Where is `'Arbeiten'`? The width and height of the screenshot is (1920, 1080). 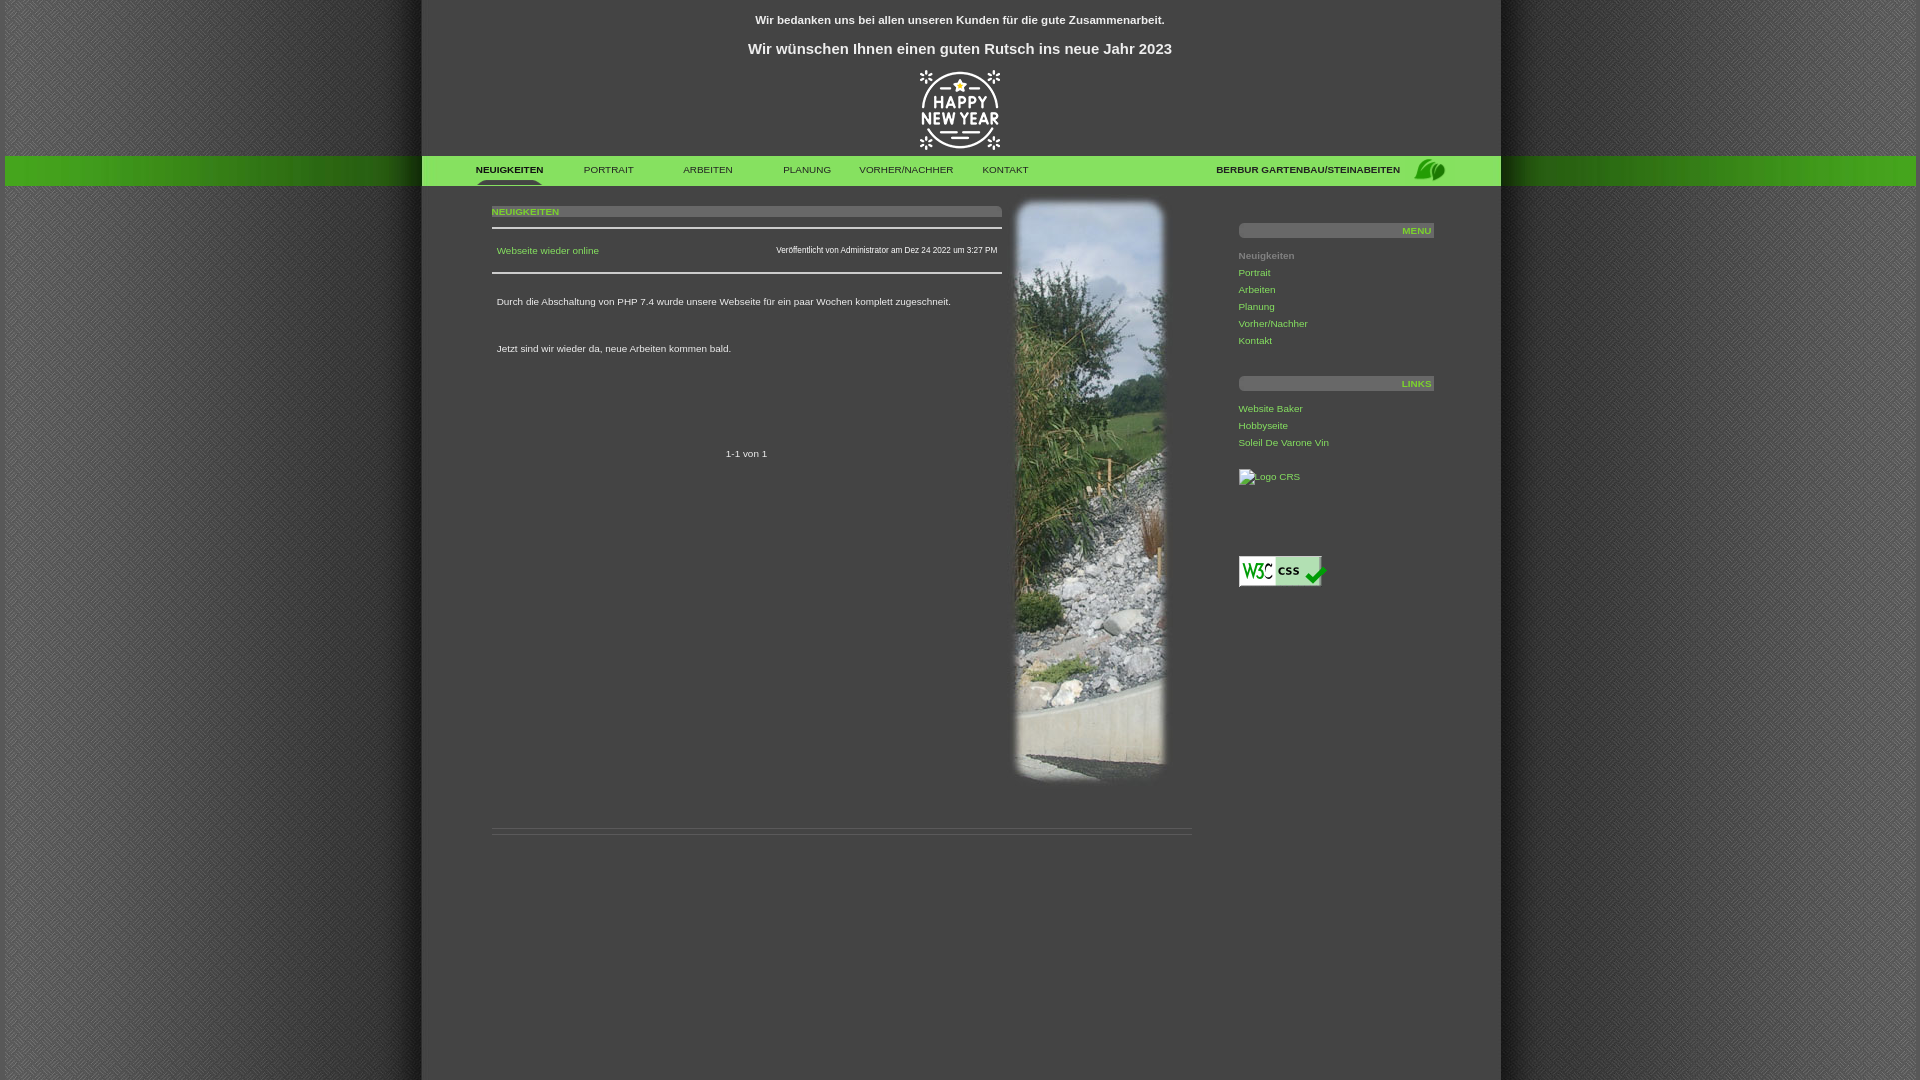
'Arbeiten' is located at coordinates (1255, 289).